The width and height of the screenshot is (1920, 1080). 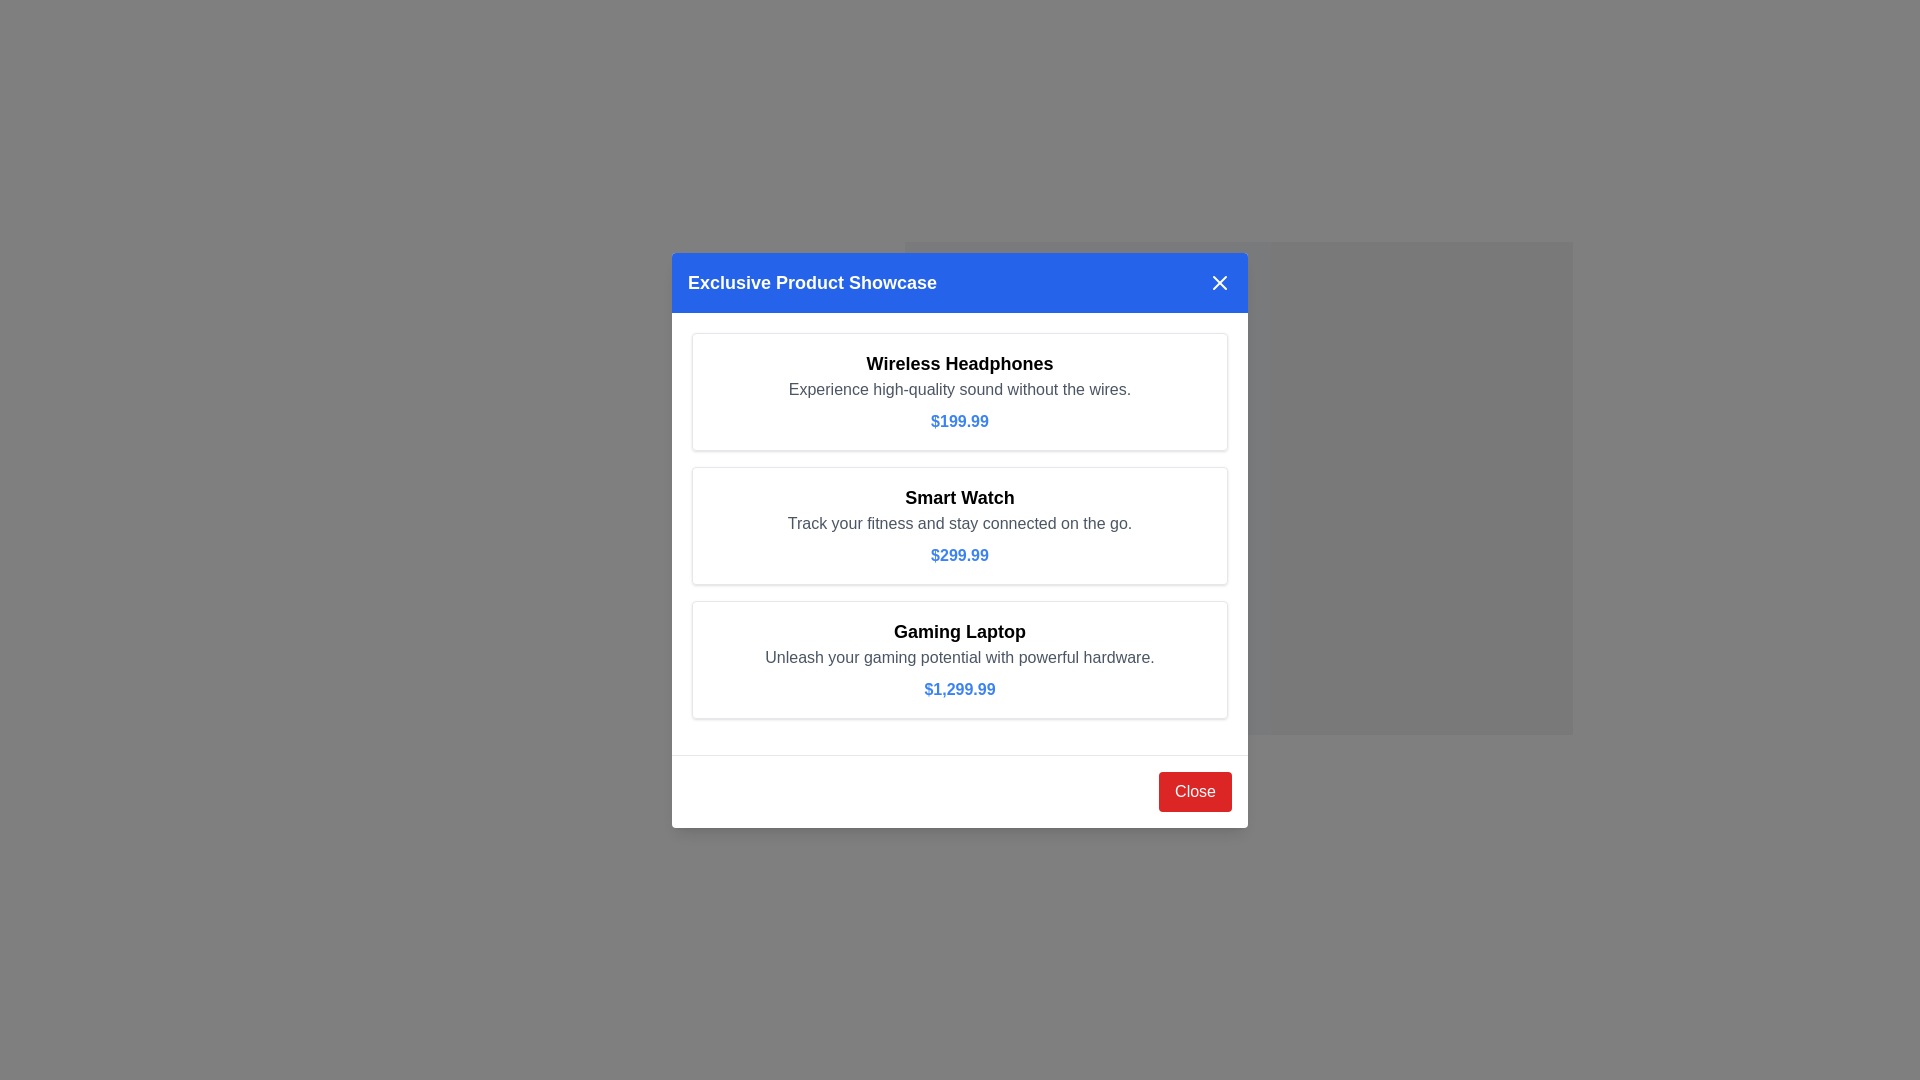 I want to click on the text label 'Exclusive Product Showcase' in the blue header of the modal dialog, which is styled with bold typography and larger font size, located to the left of the close button, so click(x=812, y=282).